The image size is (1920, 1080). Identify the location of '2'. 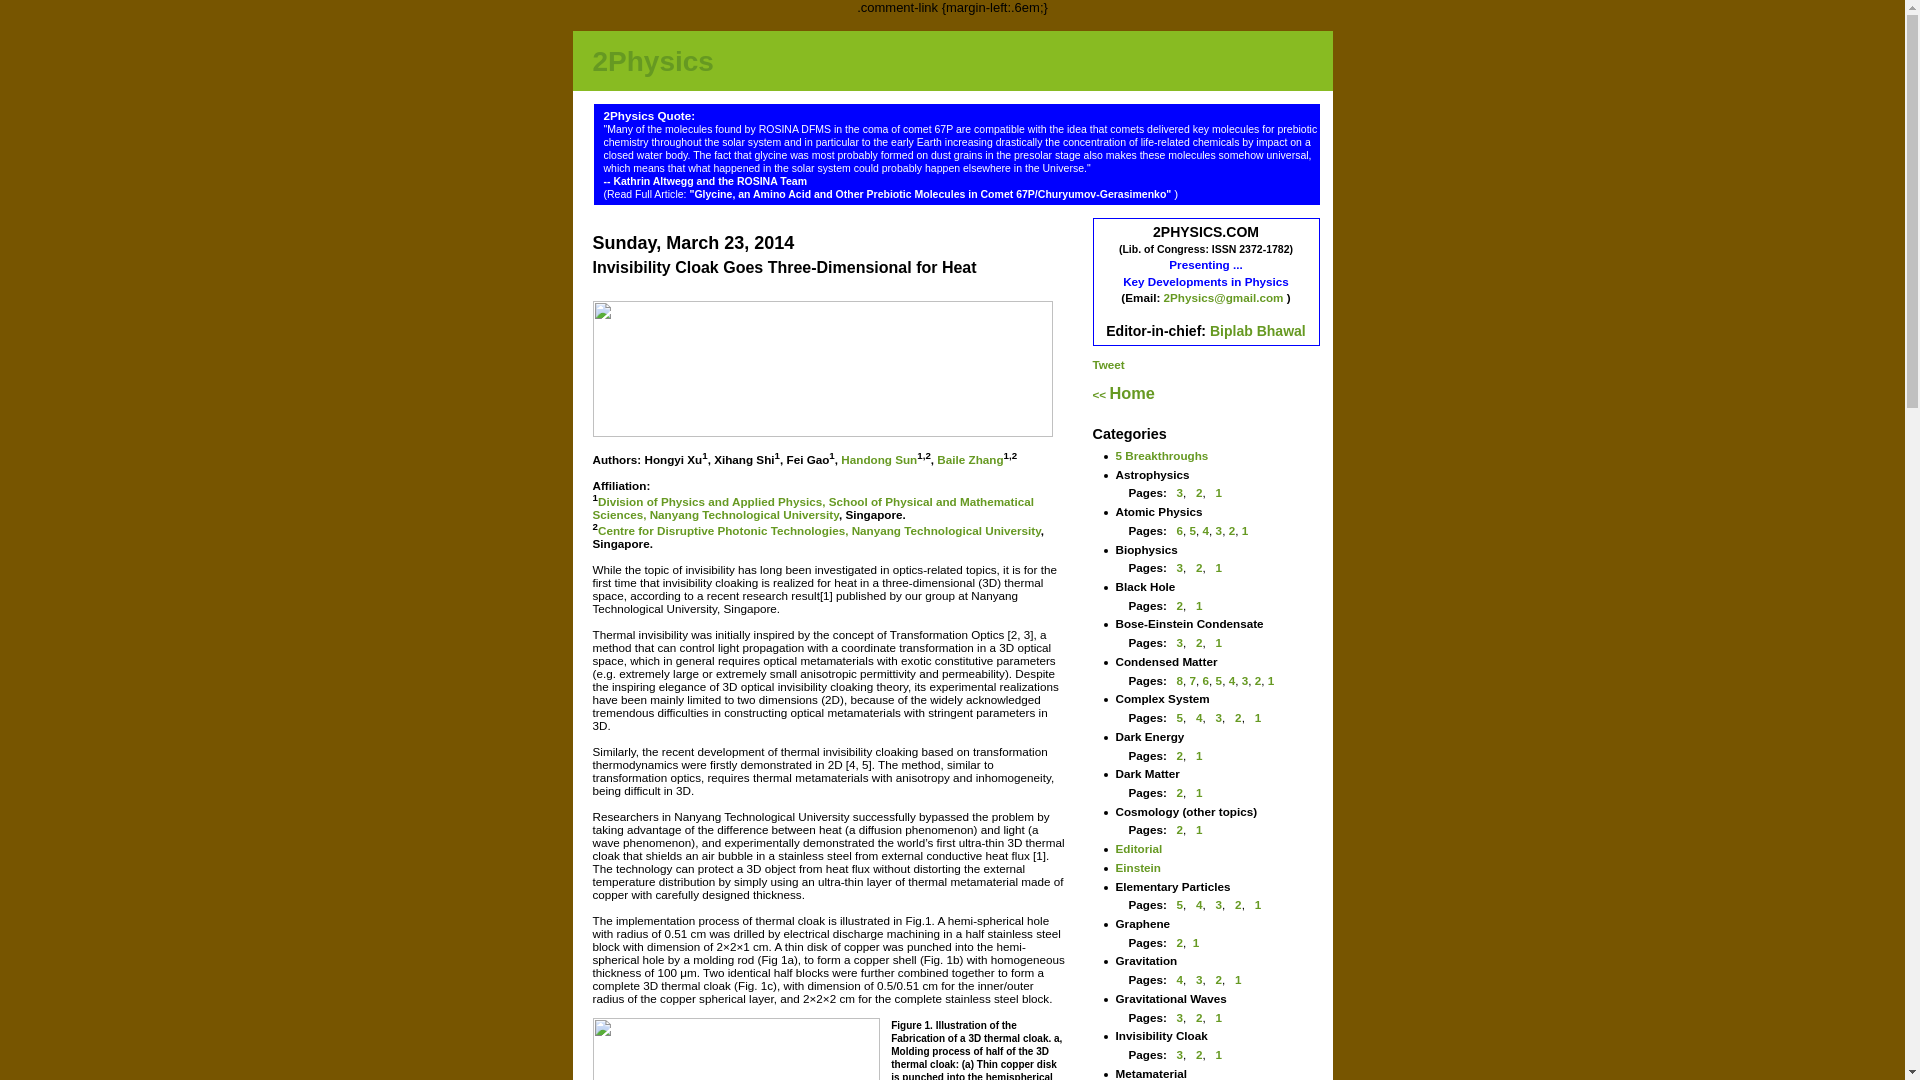
(1199, 1053).